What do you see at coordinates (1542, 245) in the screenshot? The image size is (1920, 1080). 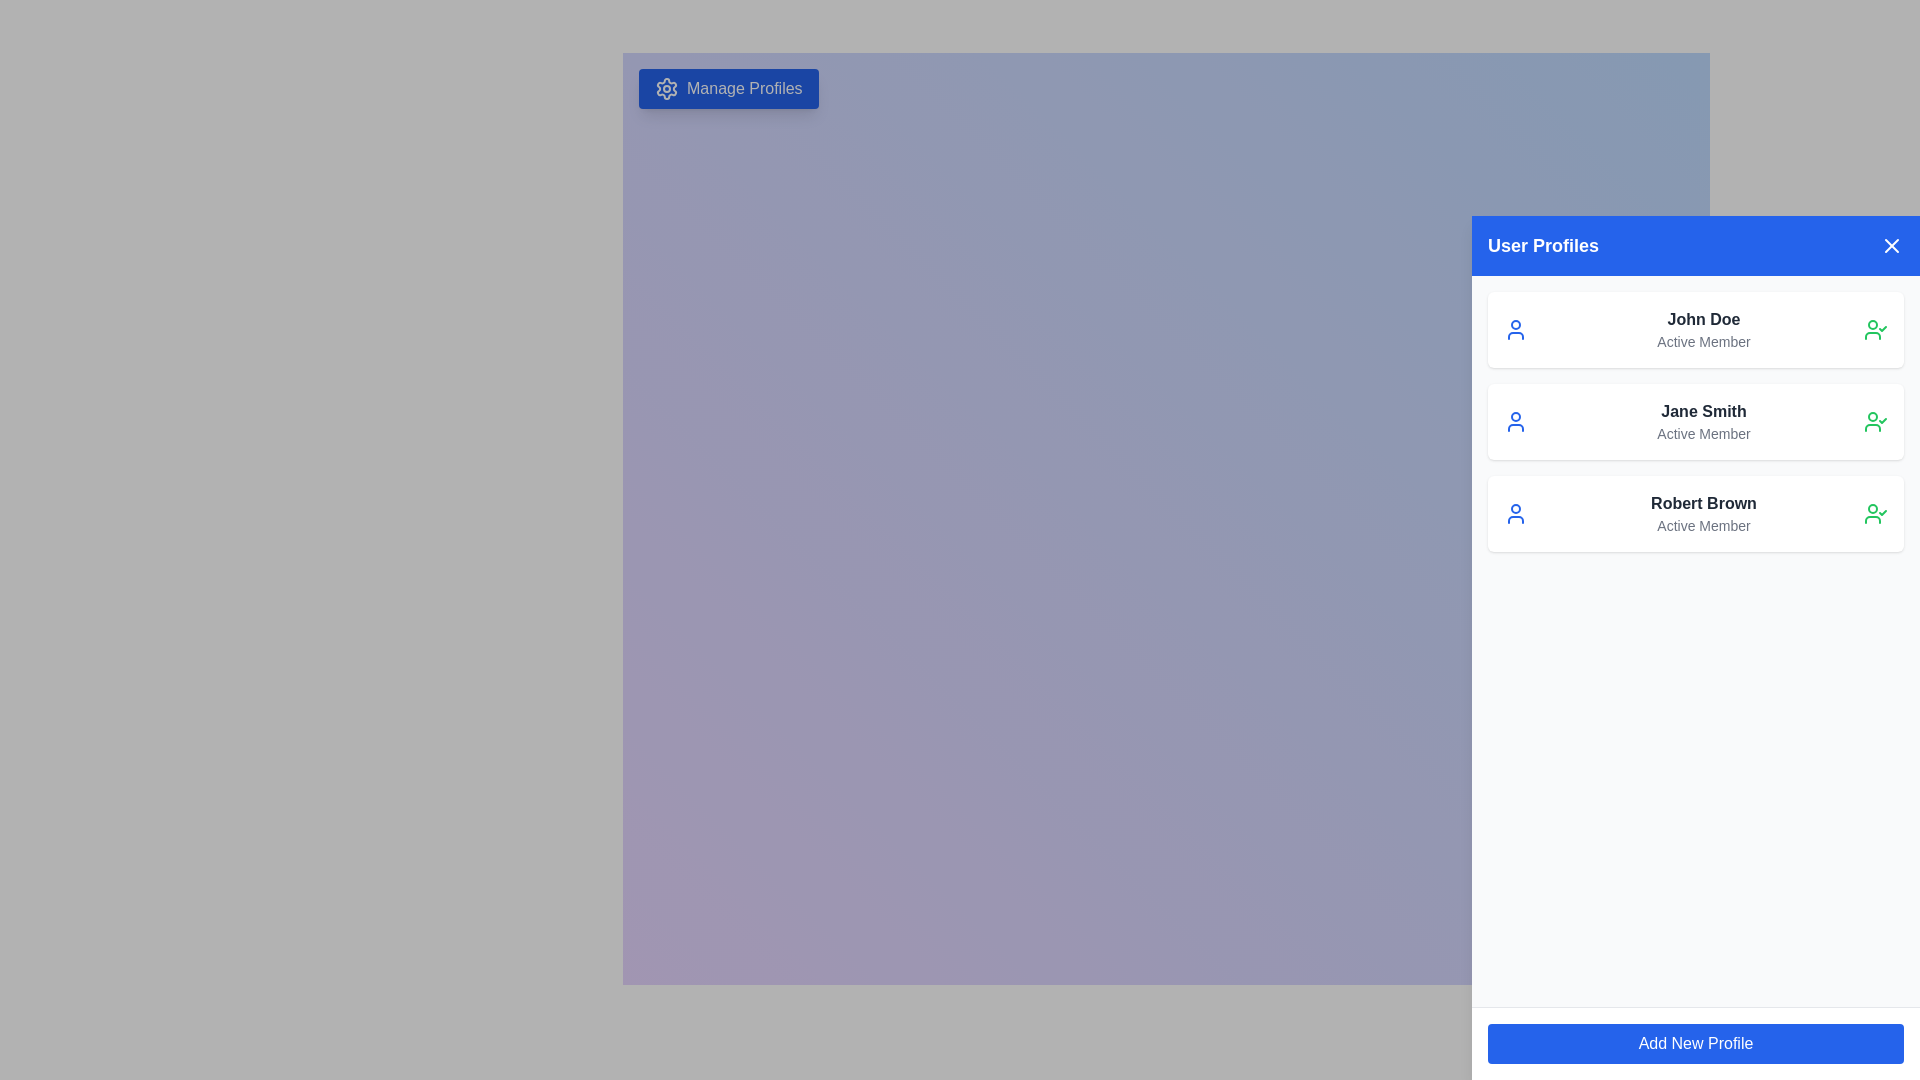 I see `text label indicating 'User Profiles' located in the blue navigation header at the top left section` at bounding box center [1542, 245].